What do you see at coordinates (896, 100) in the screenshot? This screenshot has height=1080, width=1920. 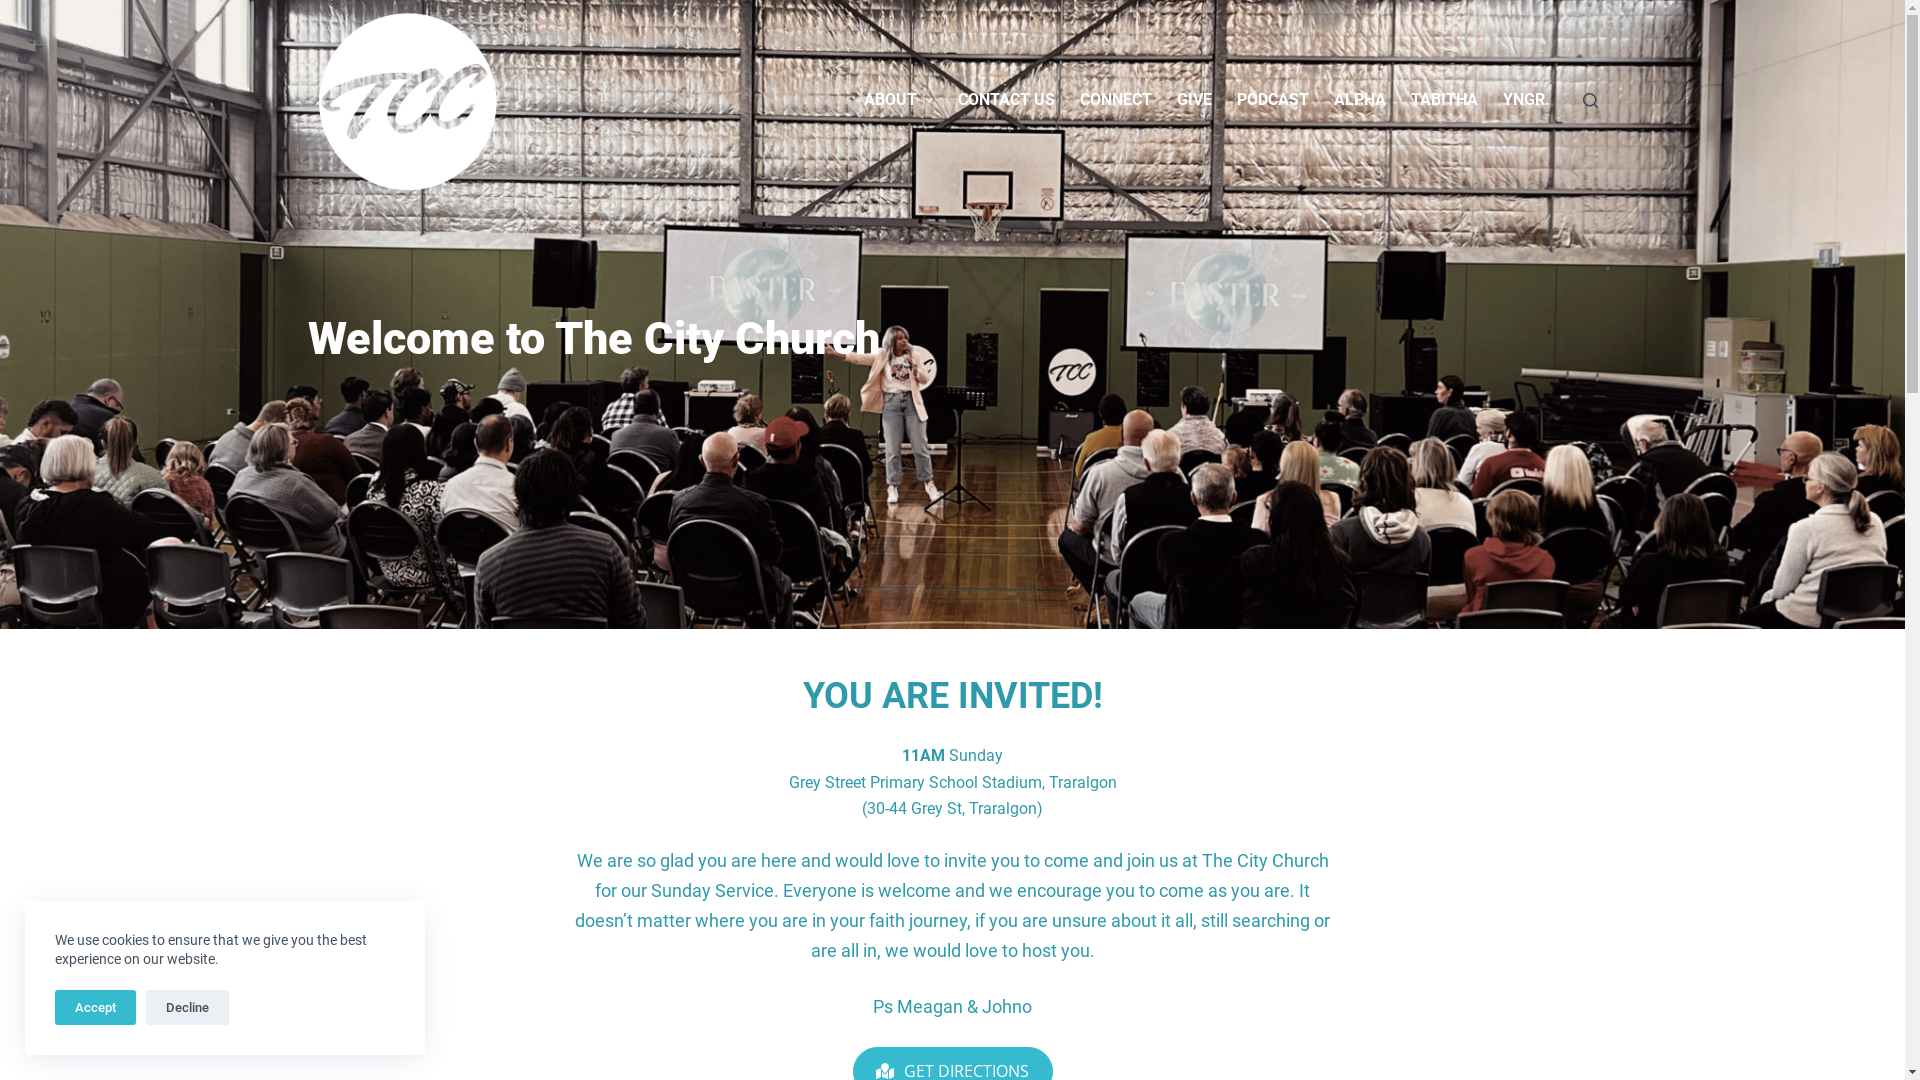 I see `'ABOUT'` at bounding box center [896, 100].